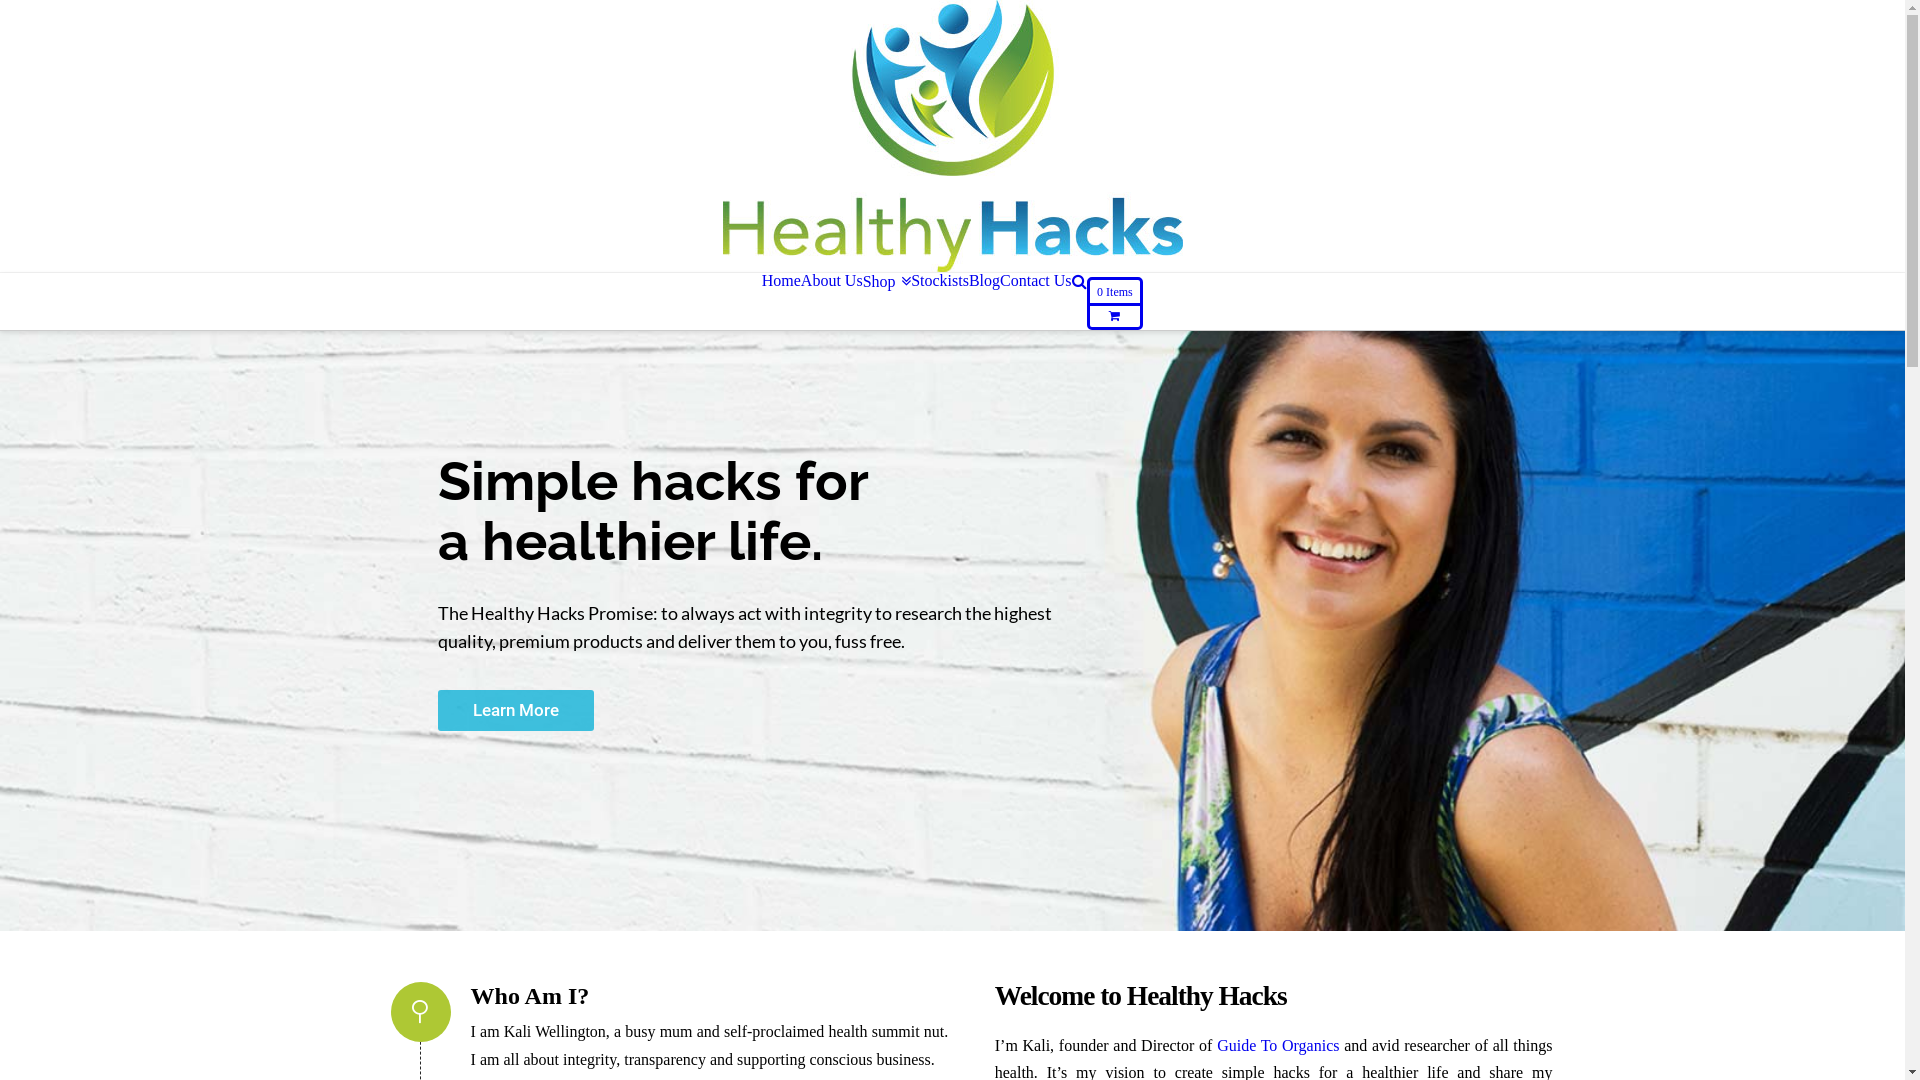 This screenshot has height=1080, width=1920. What do you see at coordinates (831, 281) in the screenshot?
I see `'About Us'` at bounding box center [831, 281].